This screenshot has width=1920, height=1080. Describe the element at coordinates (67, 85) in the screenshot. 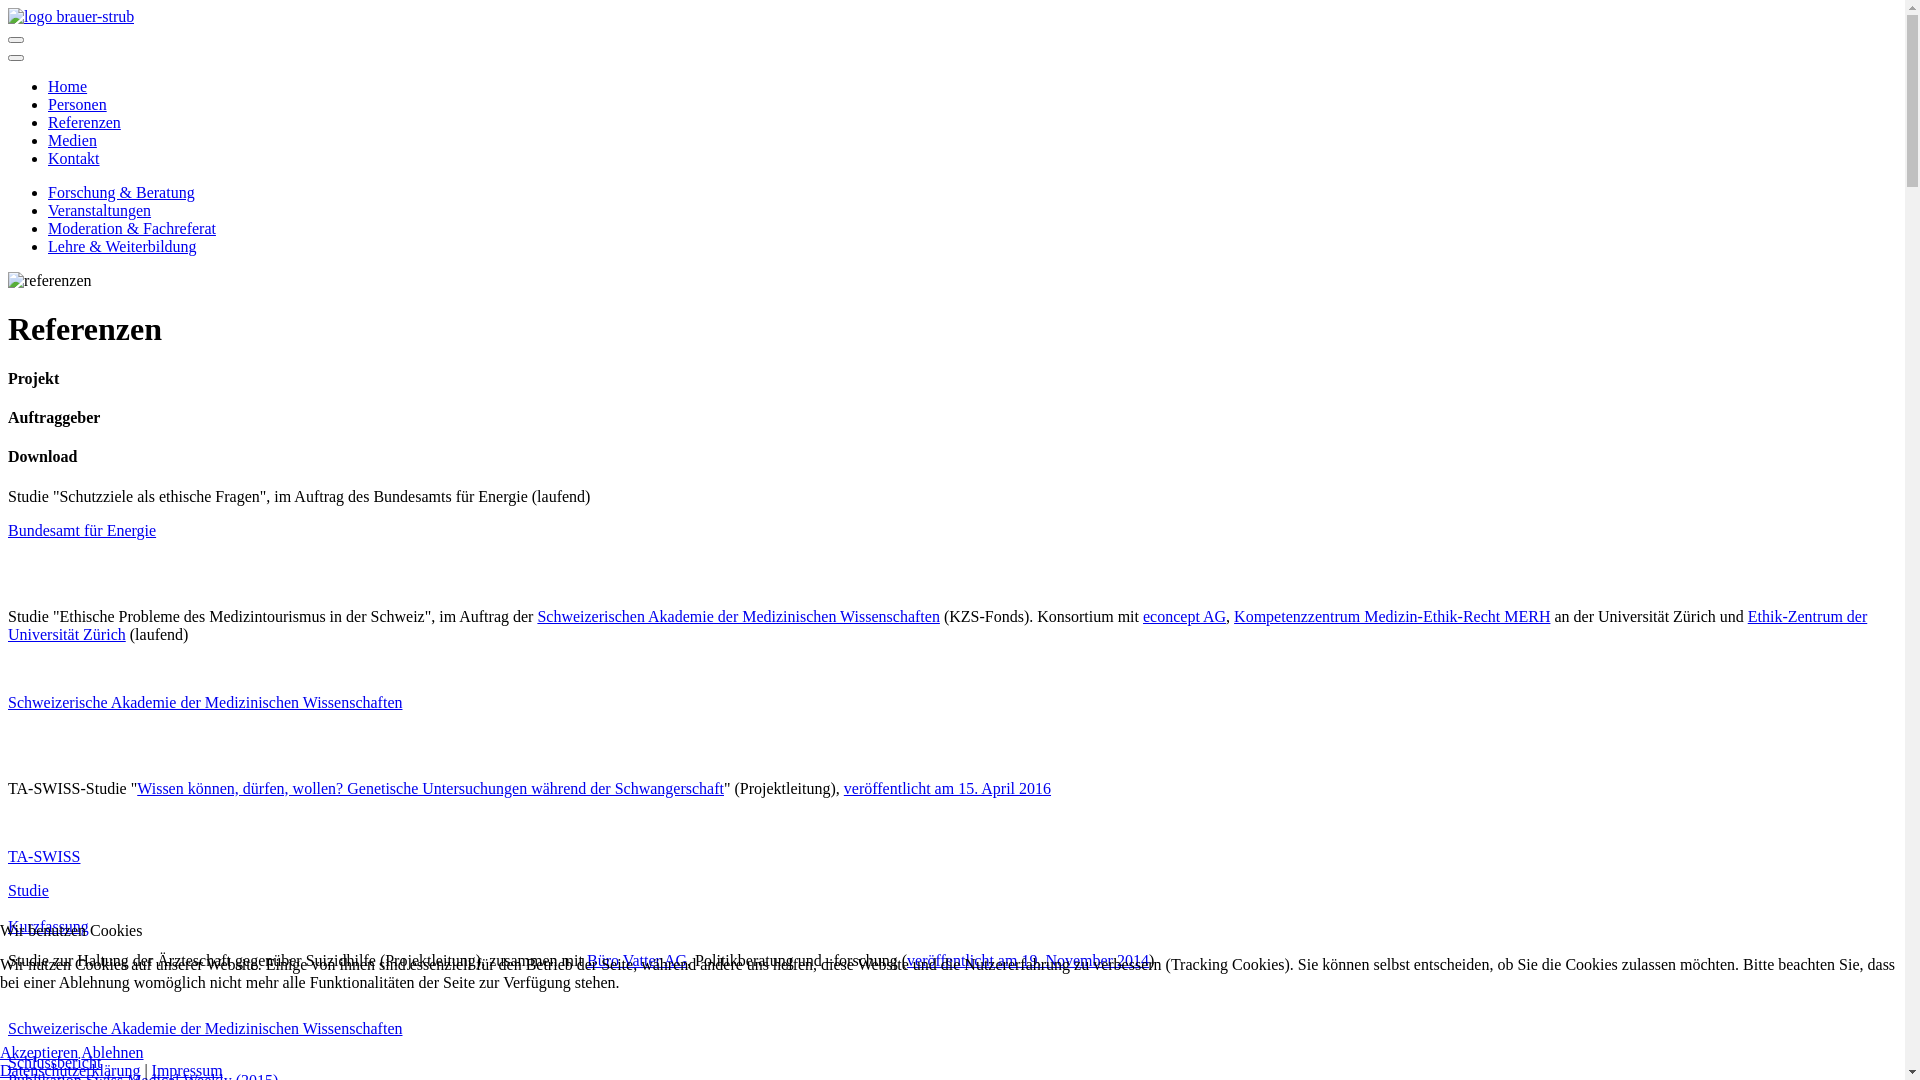

I see `'Home'` at that location.